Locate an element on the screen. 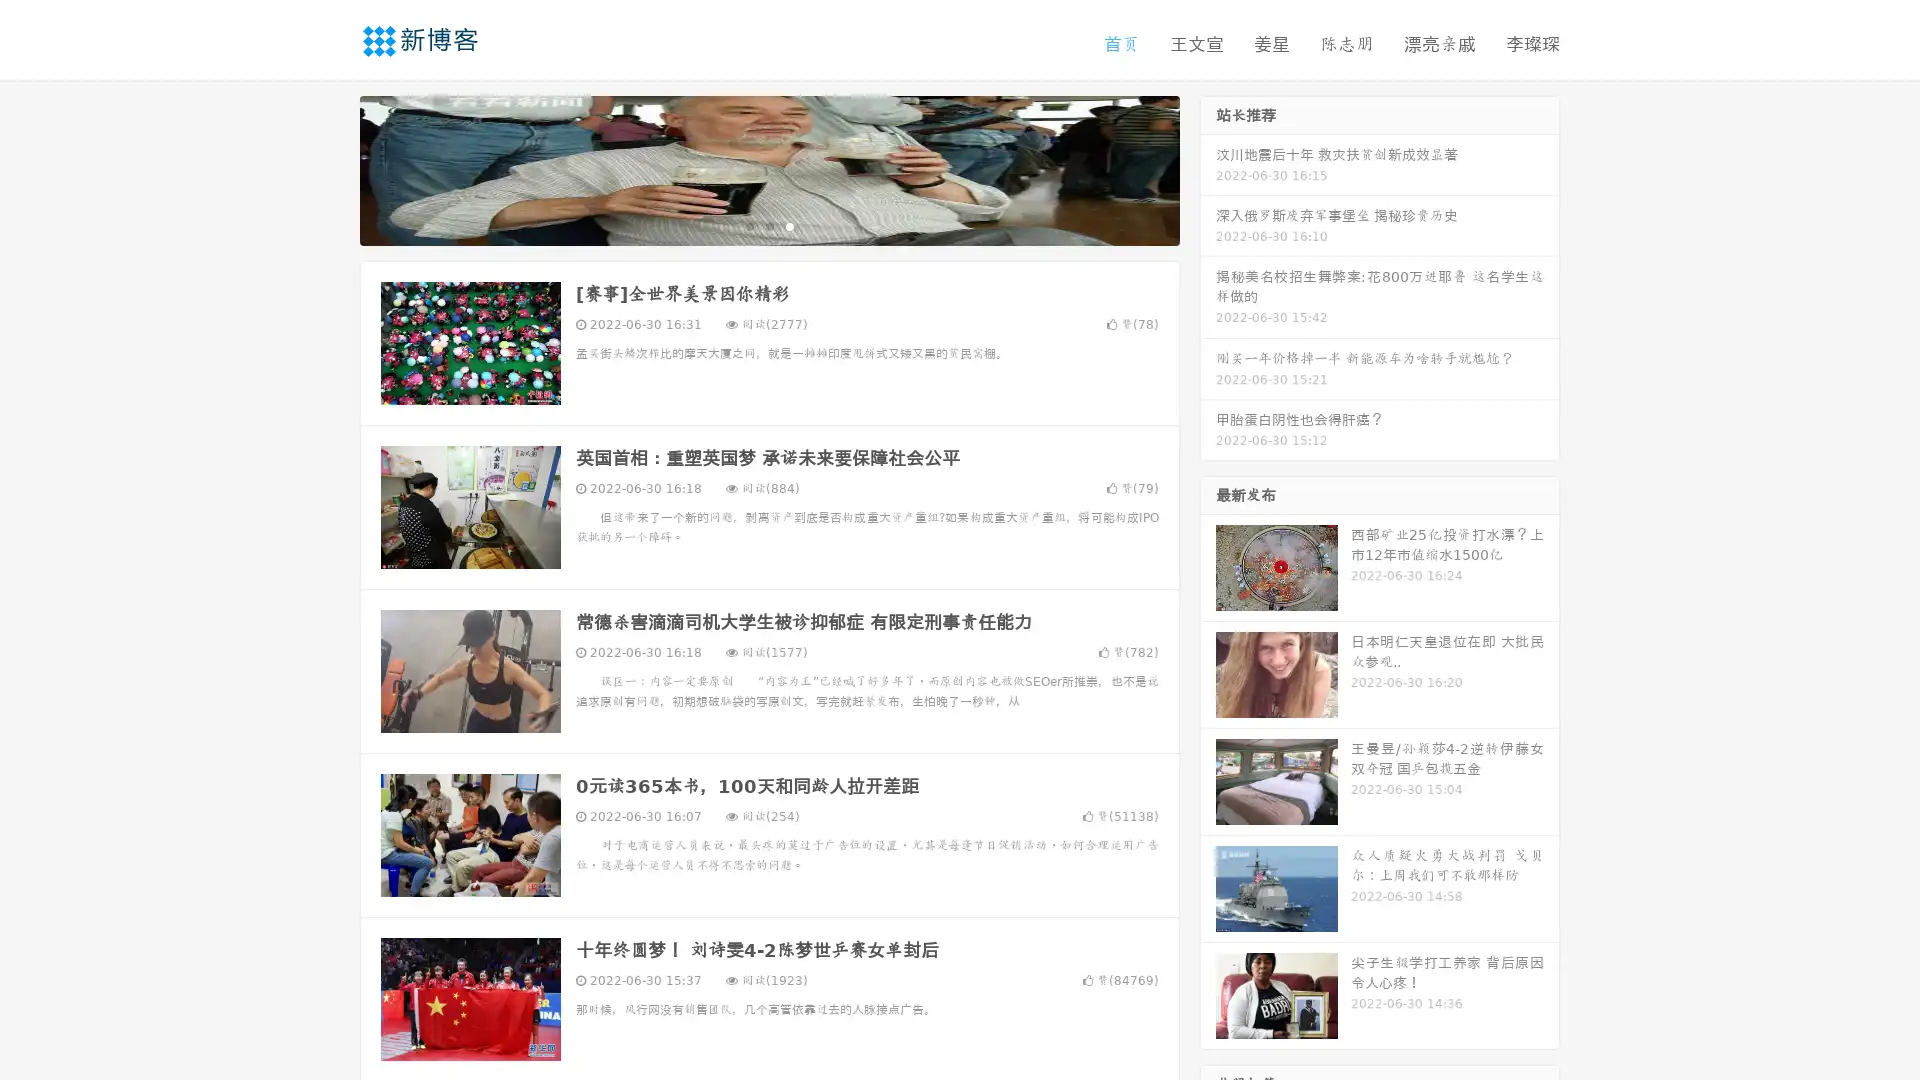 The height and width of the screenshot is (1080, 1920). Go to slide 2 is located at coordinates (768, 225).